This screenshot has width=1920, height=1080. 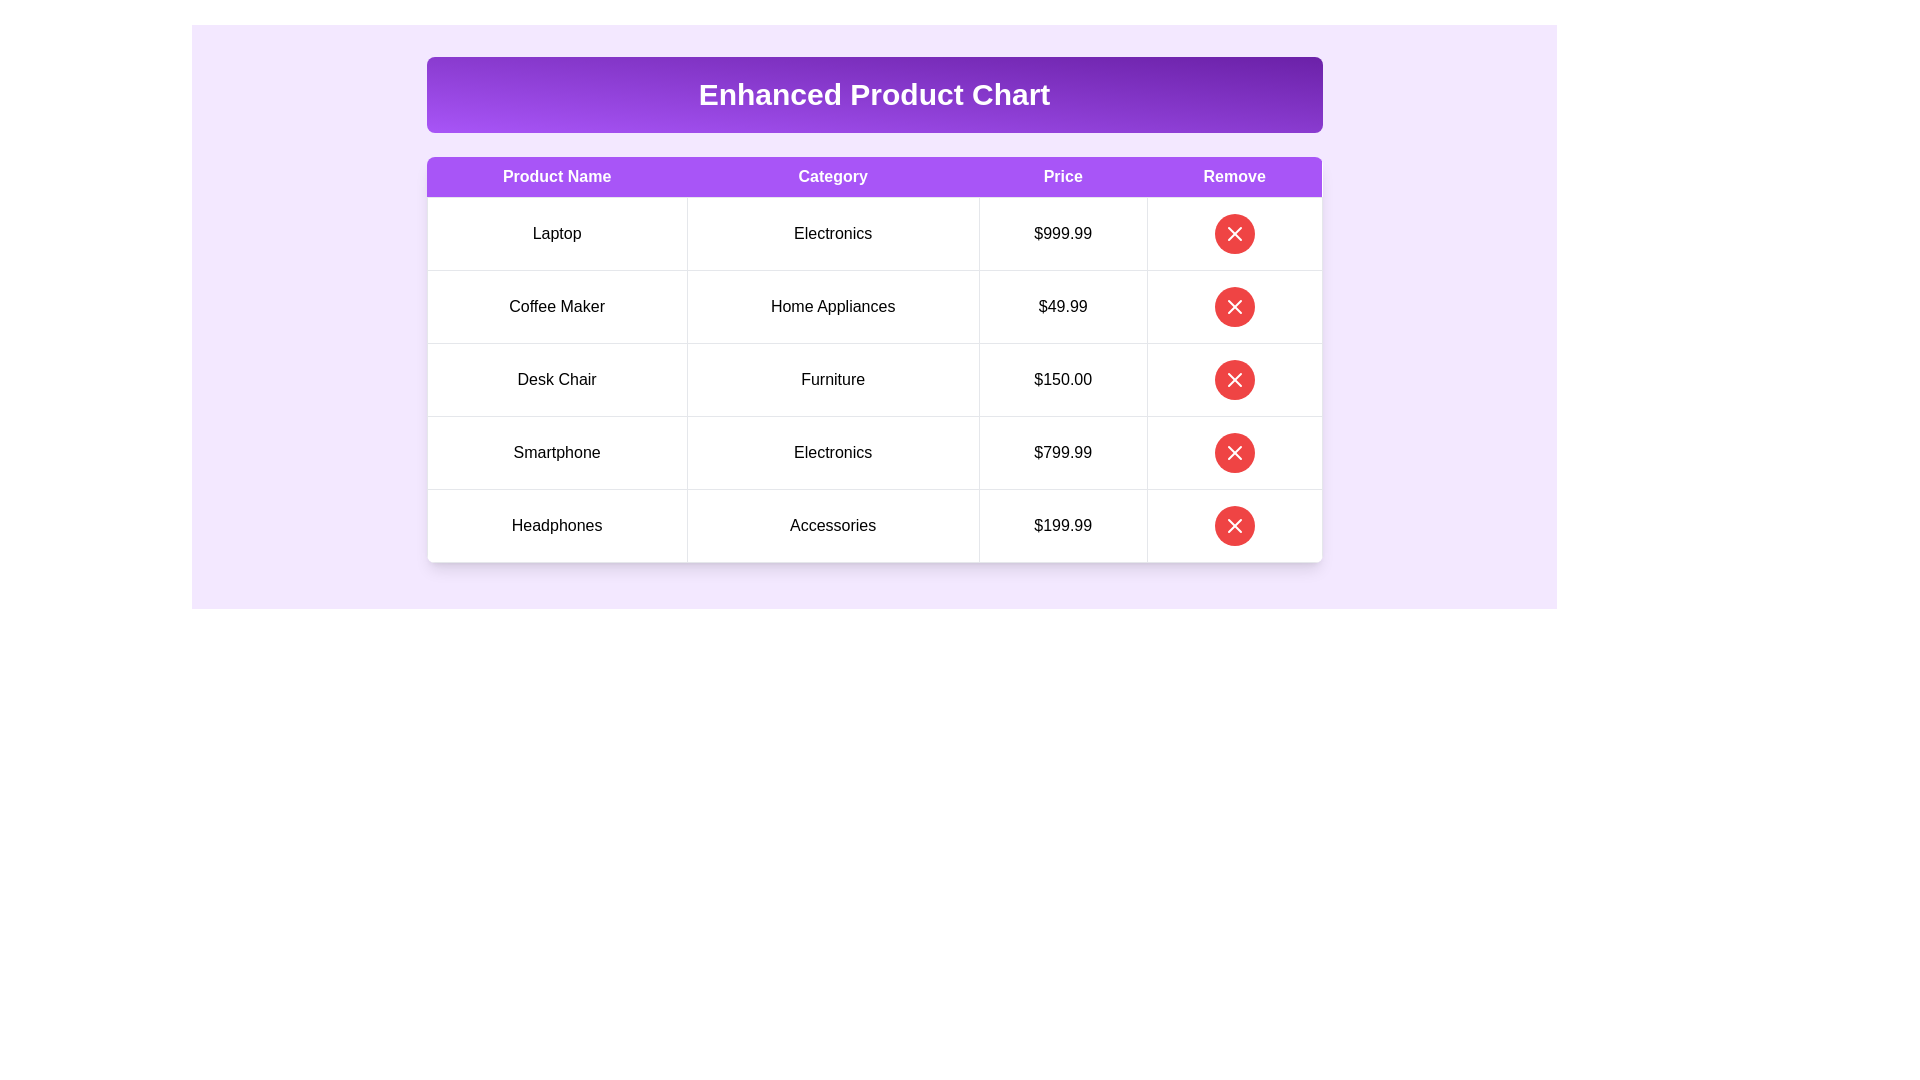 What do you see at coordinates (1062, 380) in the screenshot?
I see `the static text element displaying the price for 'Desk Chair' in the 'Price' column of the product table` at bounding box center [1062, 380].